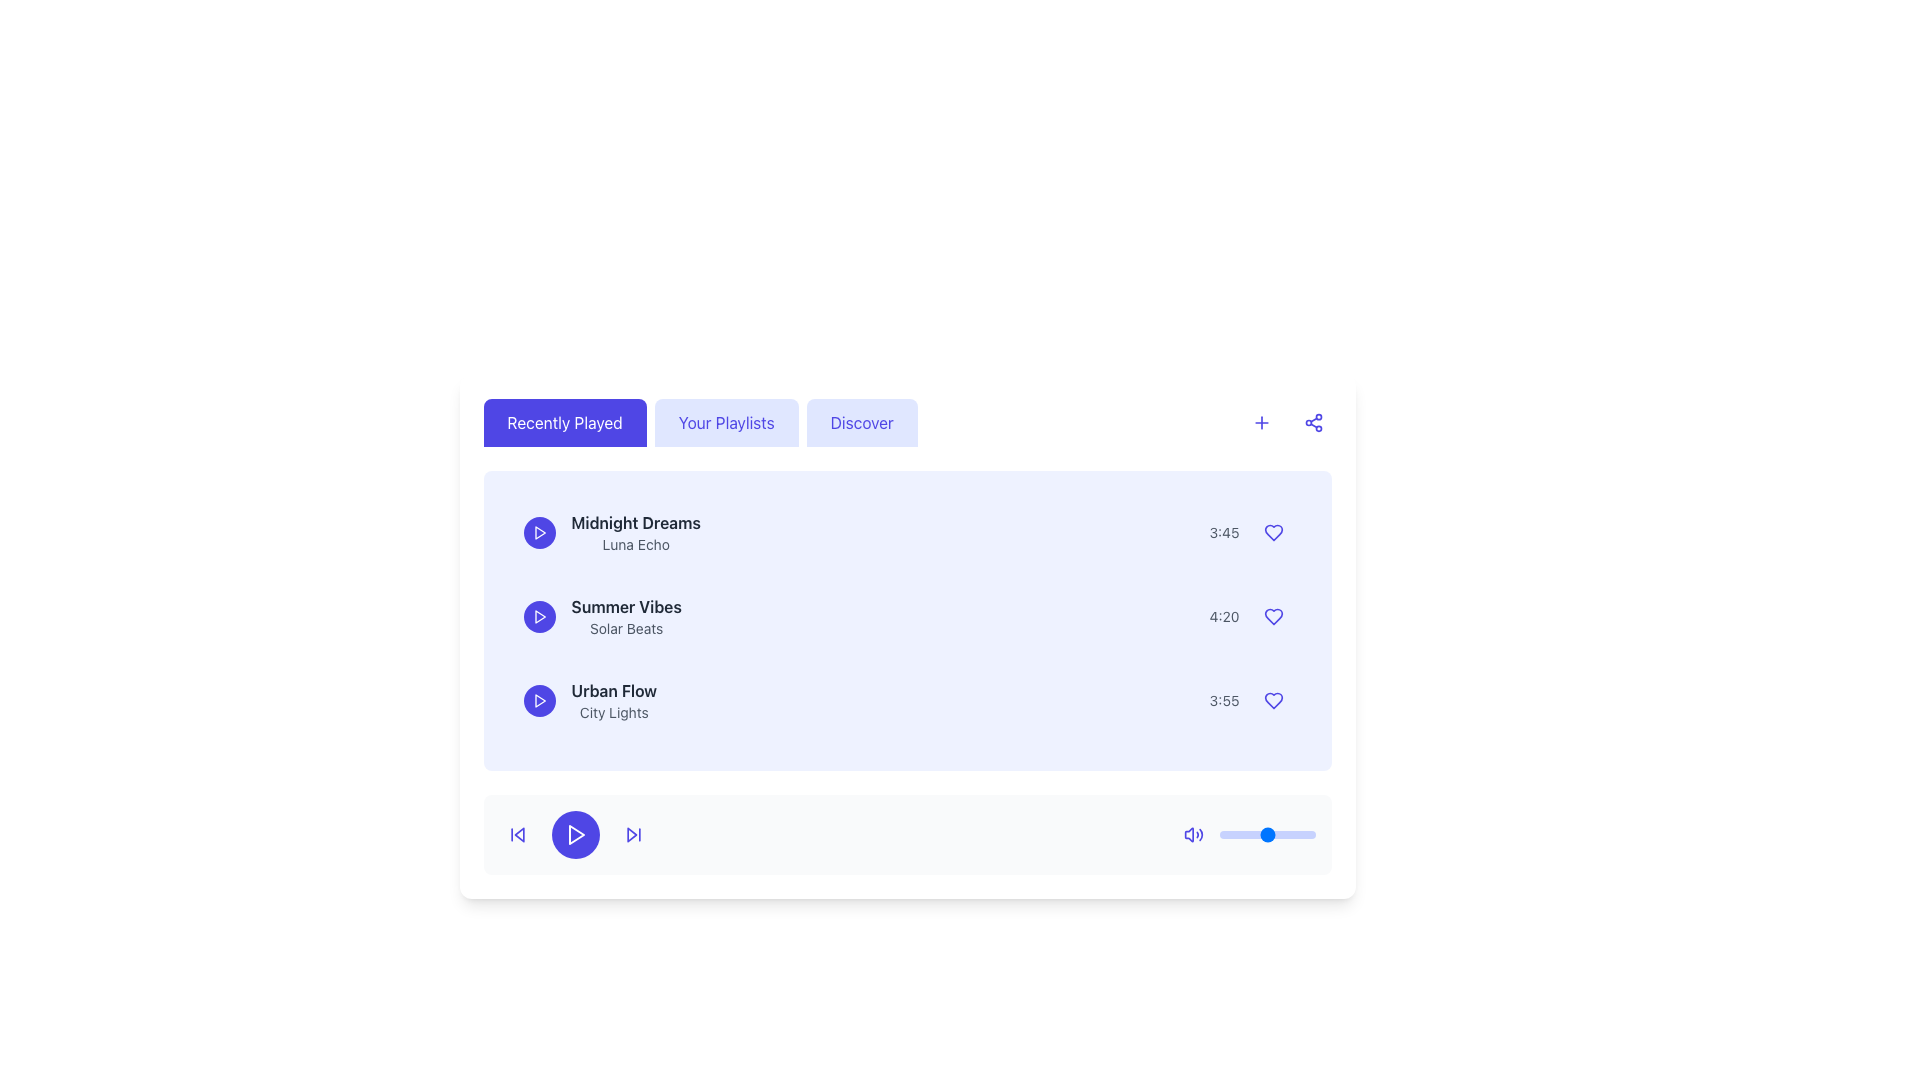 This screenshot has height=1080, width=1920. Describe the element at coordinates (1272, 531) in the screenshot. I see `the heart-shaped icon with an indigo outline to favorite or like the item in the playlist, located to the right of the '3:45' text in the 'Midnight Dreams' track row` at that location.